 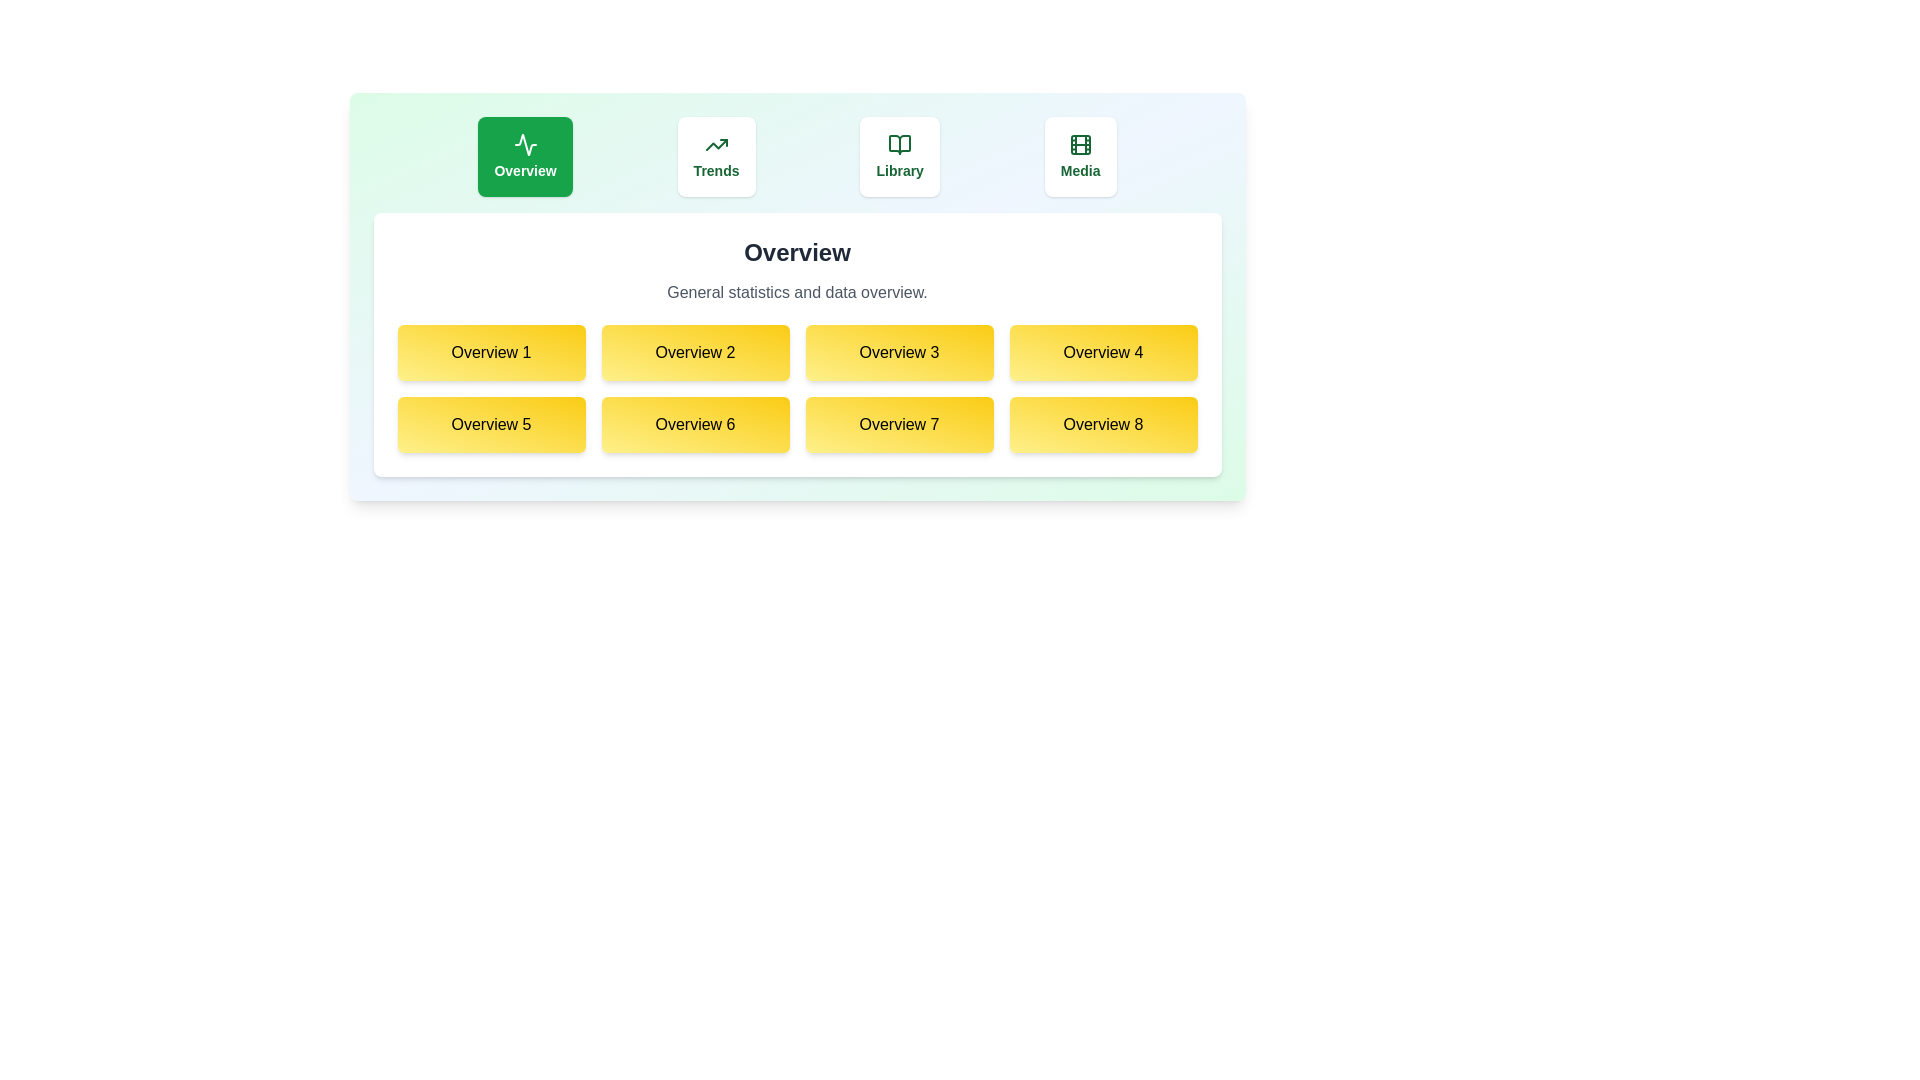 What do you see at coordinates (1079, 156) in the screenshot?
I see `the Media tab by clicking on it` at bounding box center [1079, 156].